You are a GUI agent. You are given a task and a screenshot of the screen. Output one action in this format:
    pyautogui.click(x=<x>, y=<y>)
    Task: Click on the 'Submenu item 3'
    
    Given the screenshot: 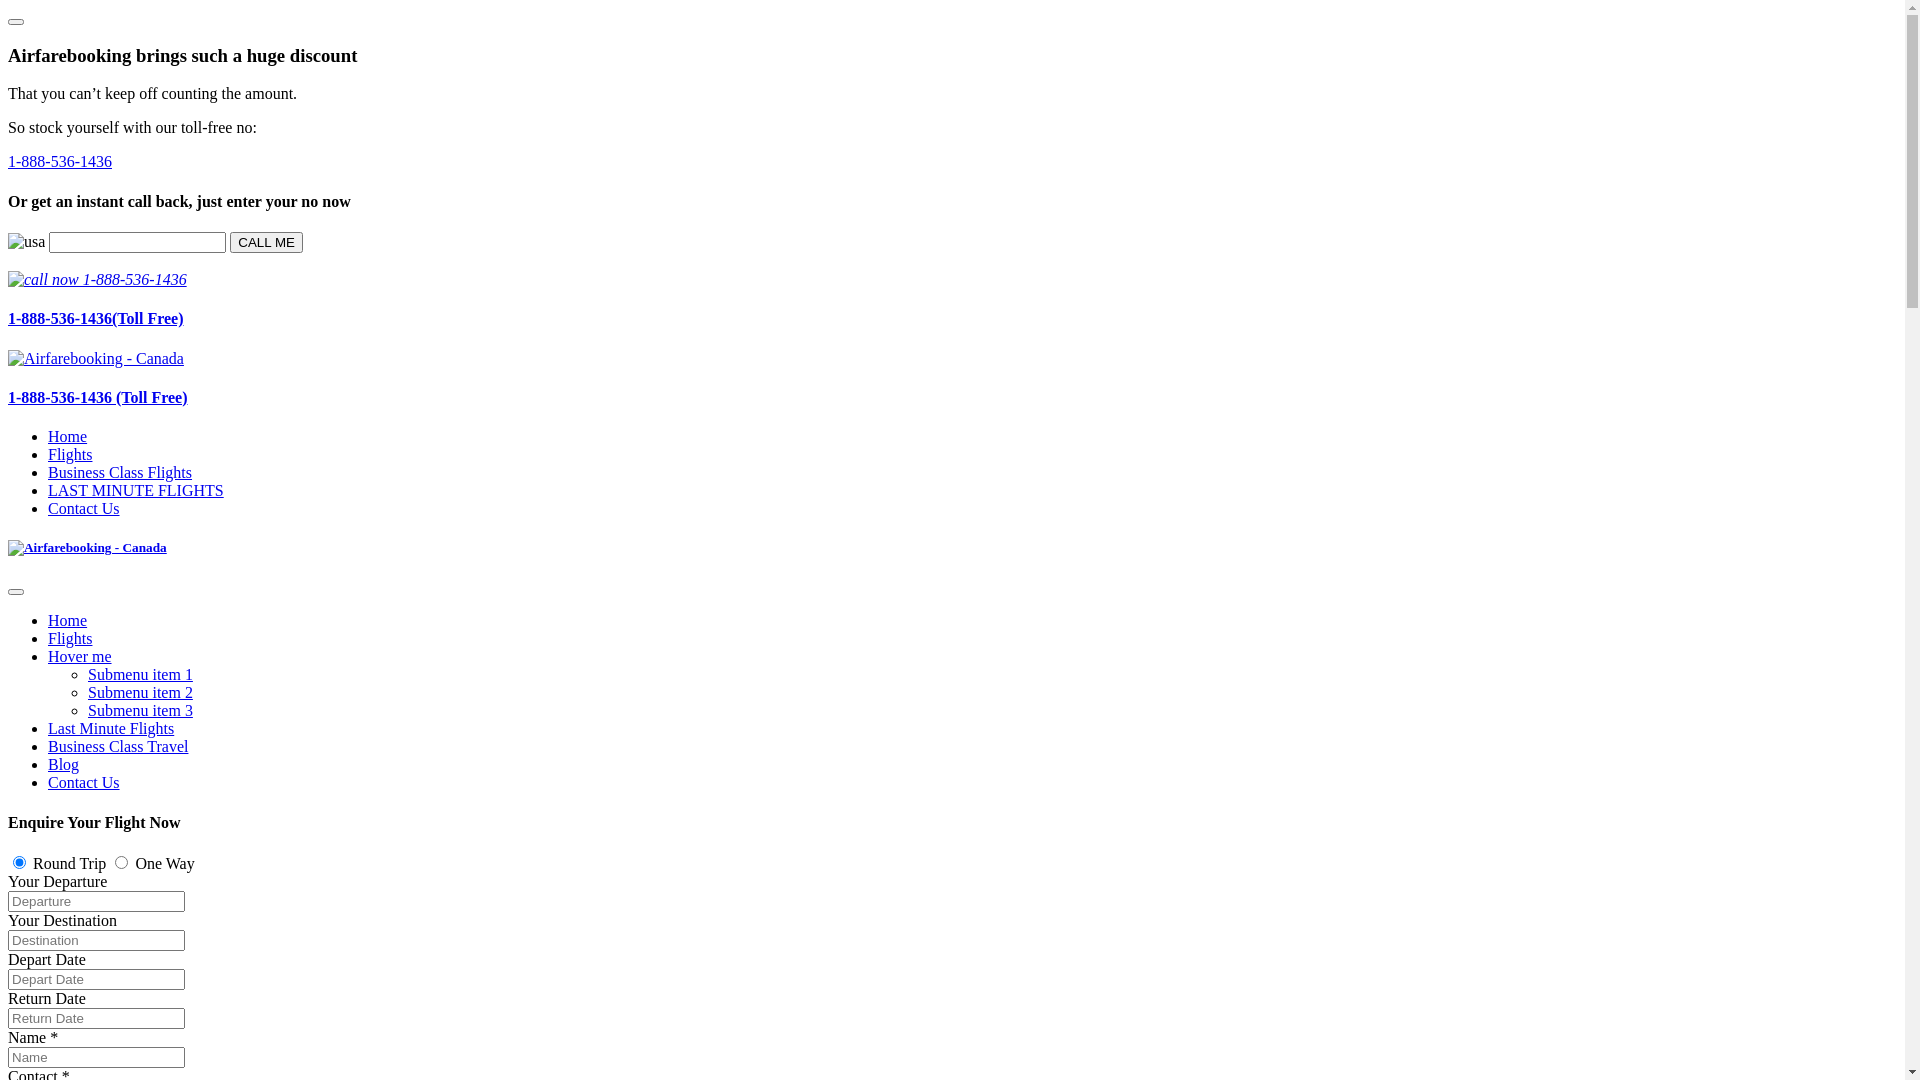 What is the action you would take?
    pyautogui.click(x=139, y=709)
    